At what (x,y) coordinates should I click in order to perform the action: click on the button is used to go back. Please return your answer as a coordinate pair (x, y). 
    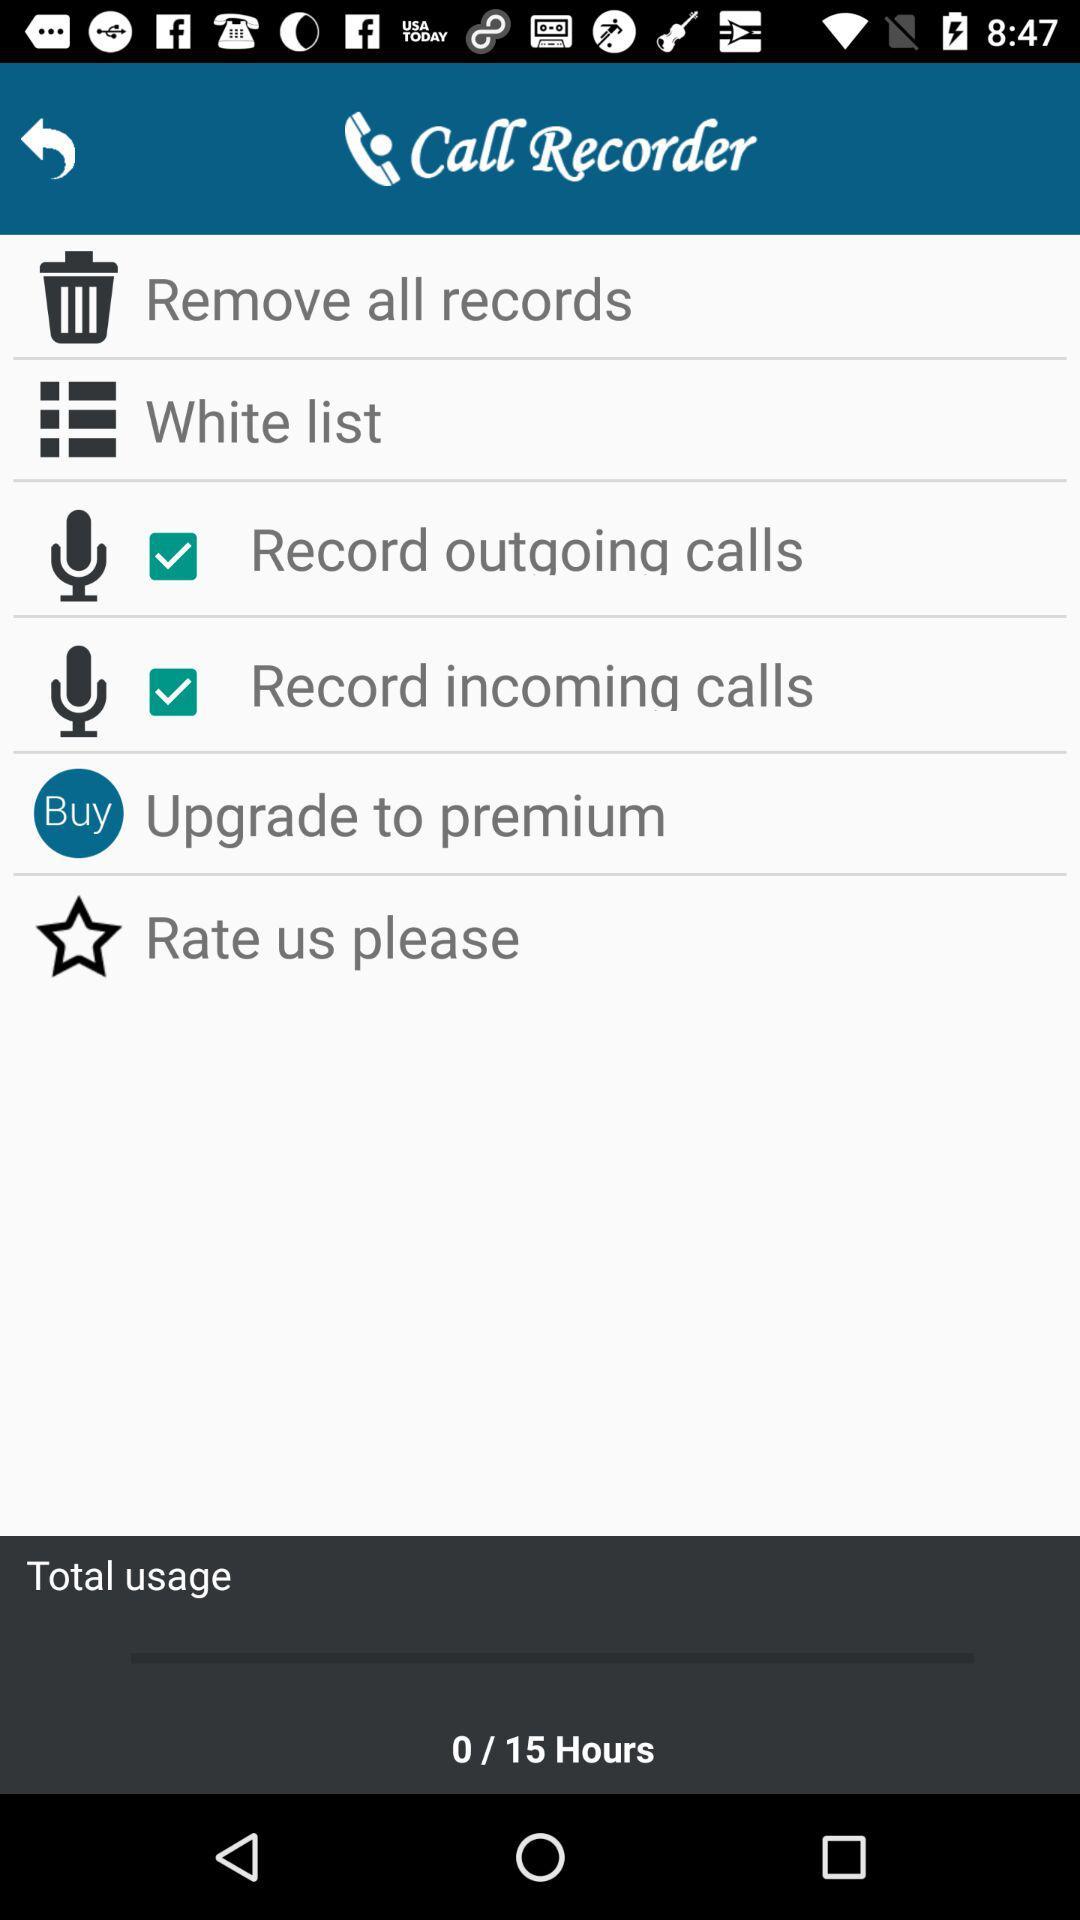
    Looking at the image, I should click on (46, 147).